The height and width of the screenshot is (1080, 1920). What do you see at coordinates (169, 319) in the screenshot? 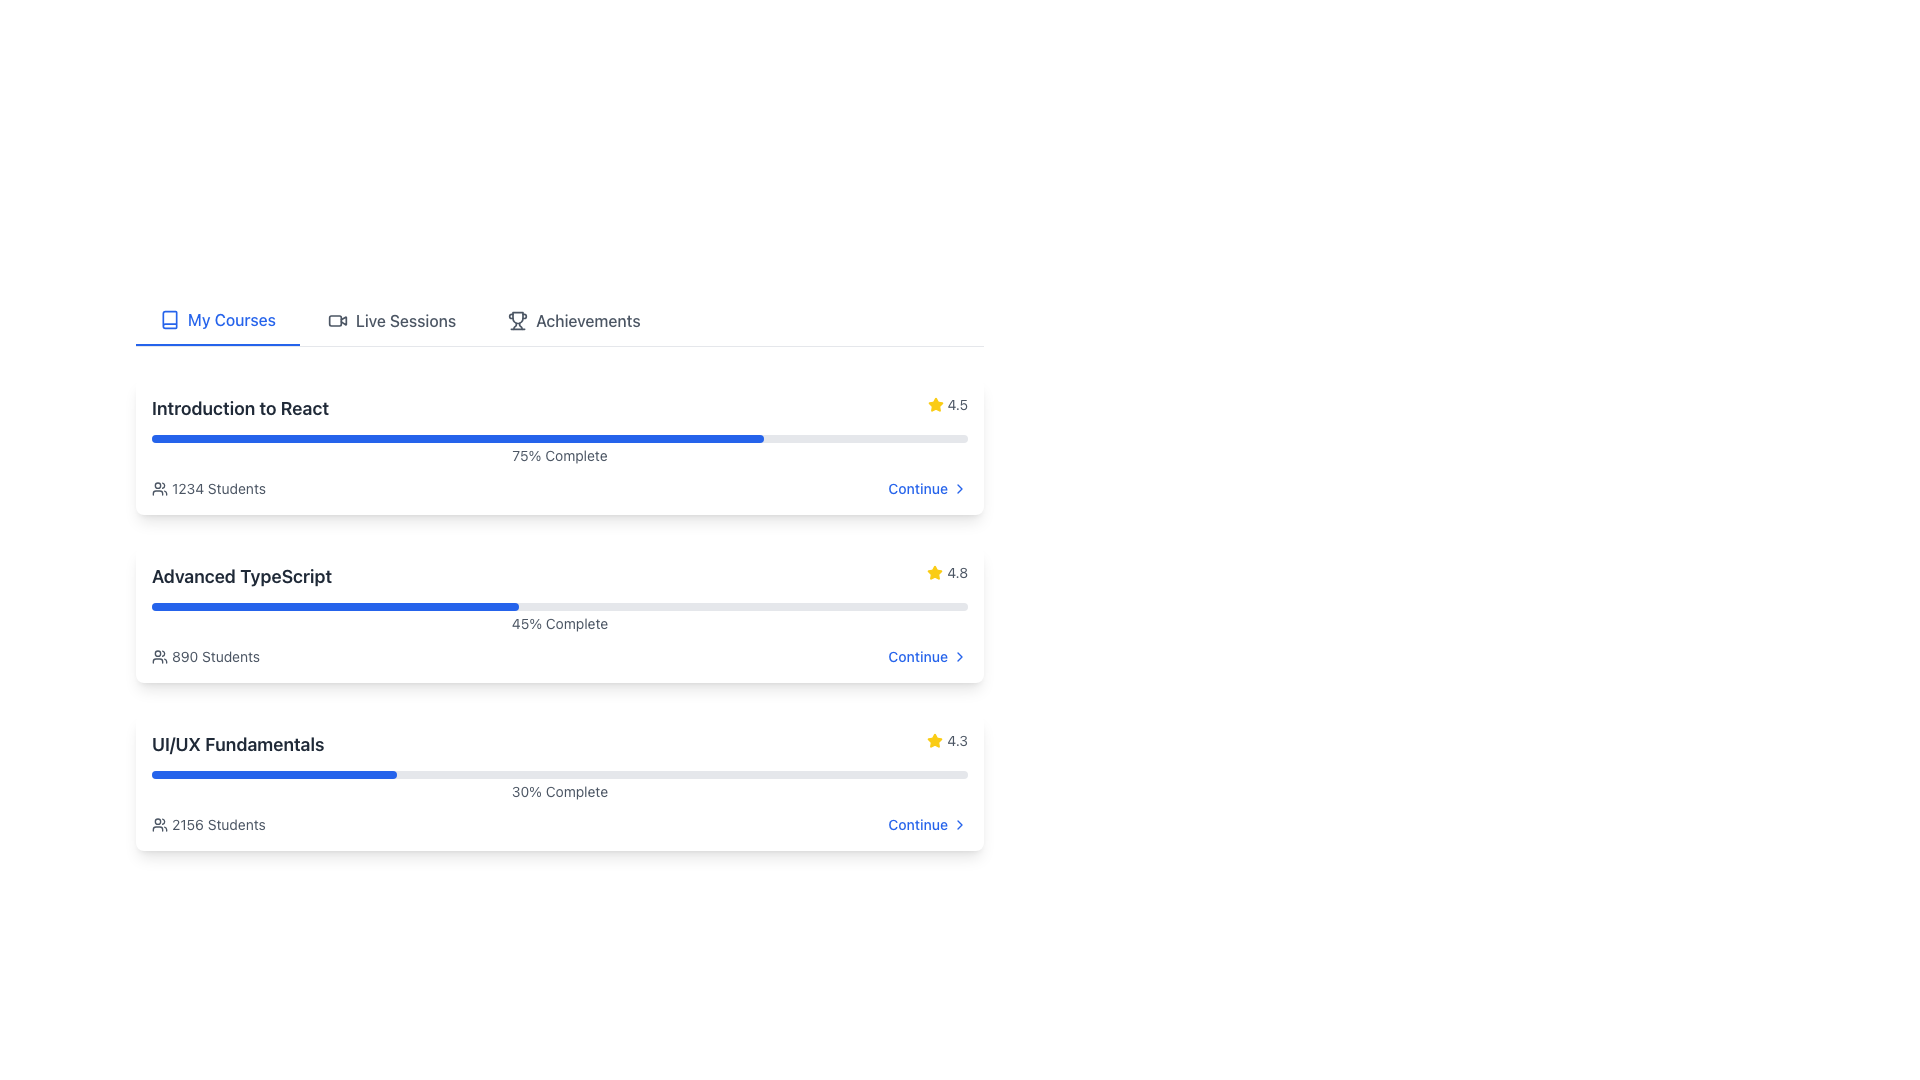
I see `the 'My Courses' icon located in the top menu section` at bounding box center [169, 319].